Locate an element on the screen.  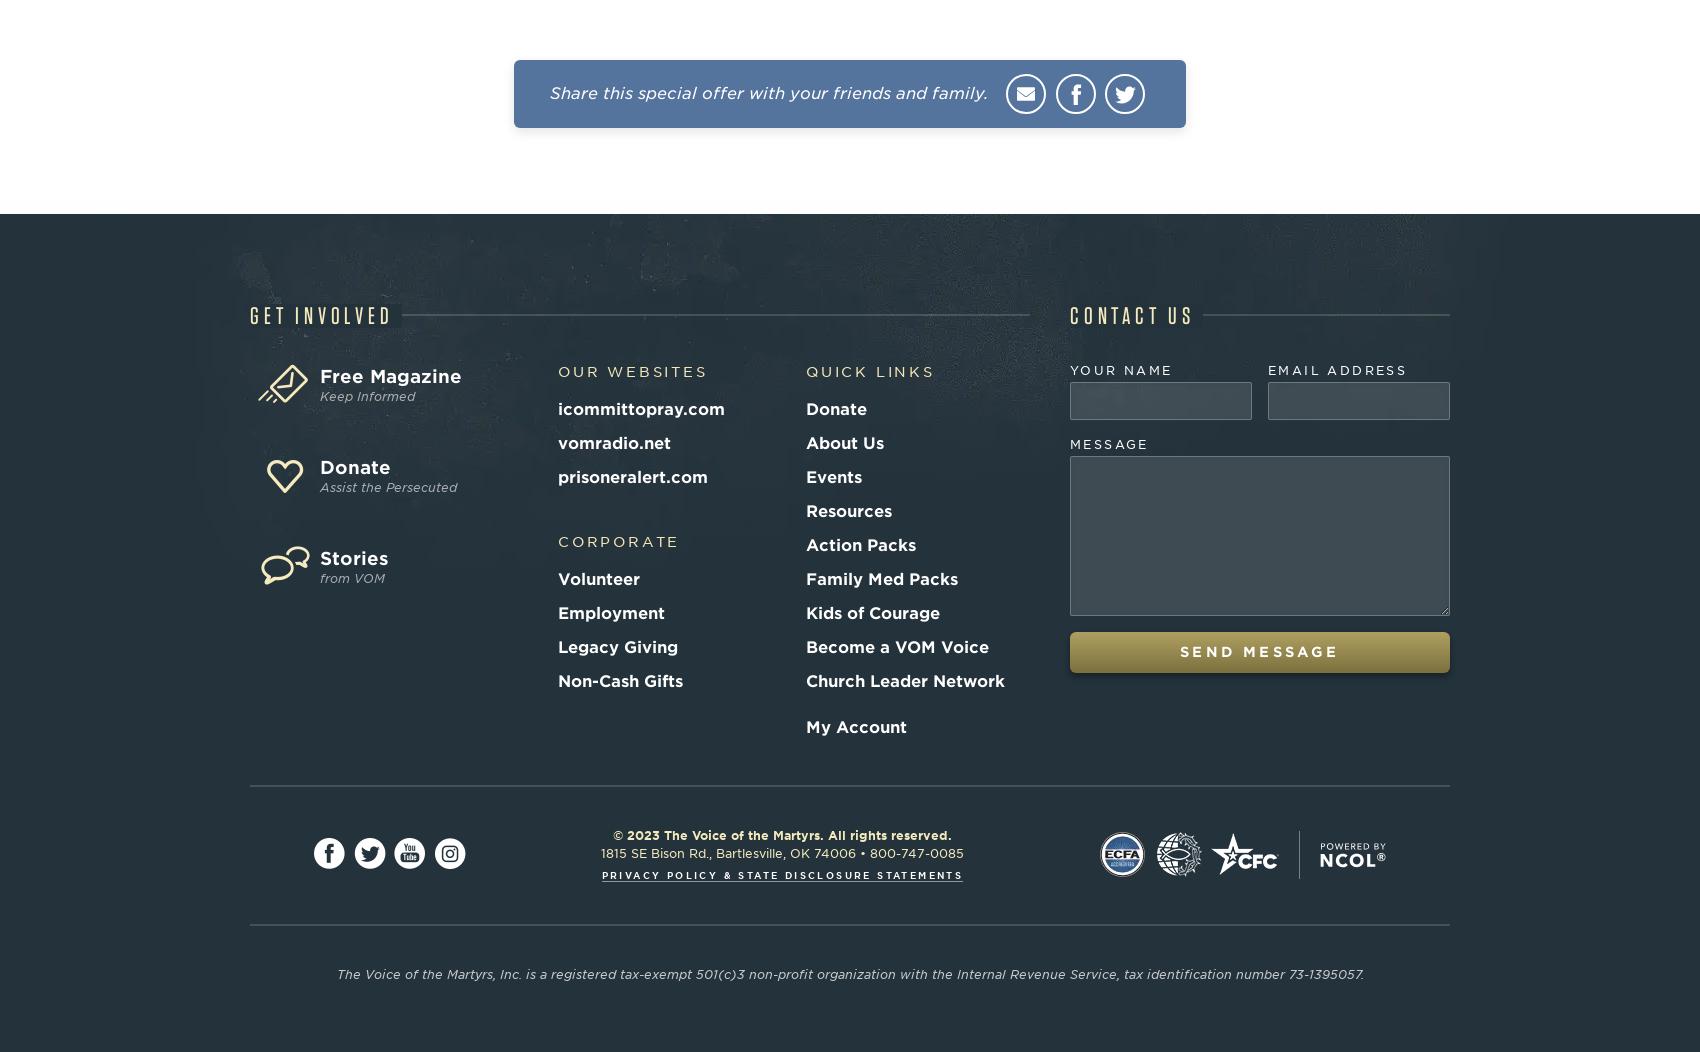
'prisoneralert.com' is located at coordinates (632, 476).